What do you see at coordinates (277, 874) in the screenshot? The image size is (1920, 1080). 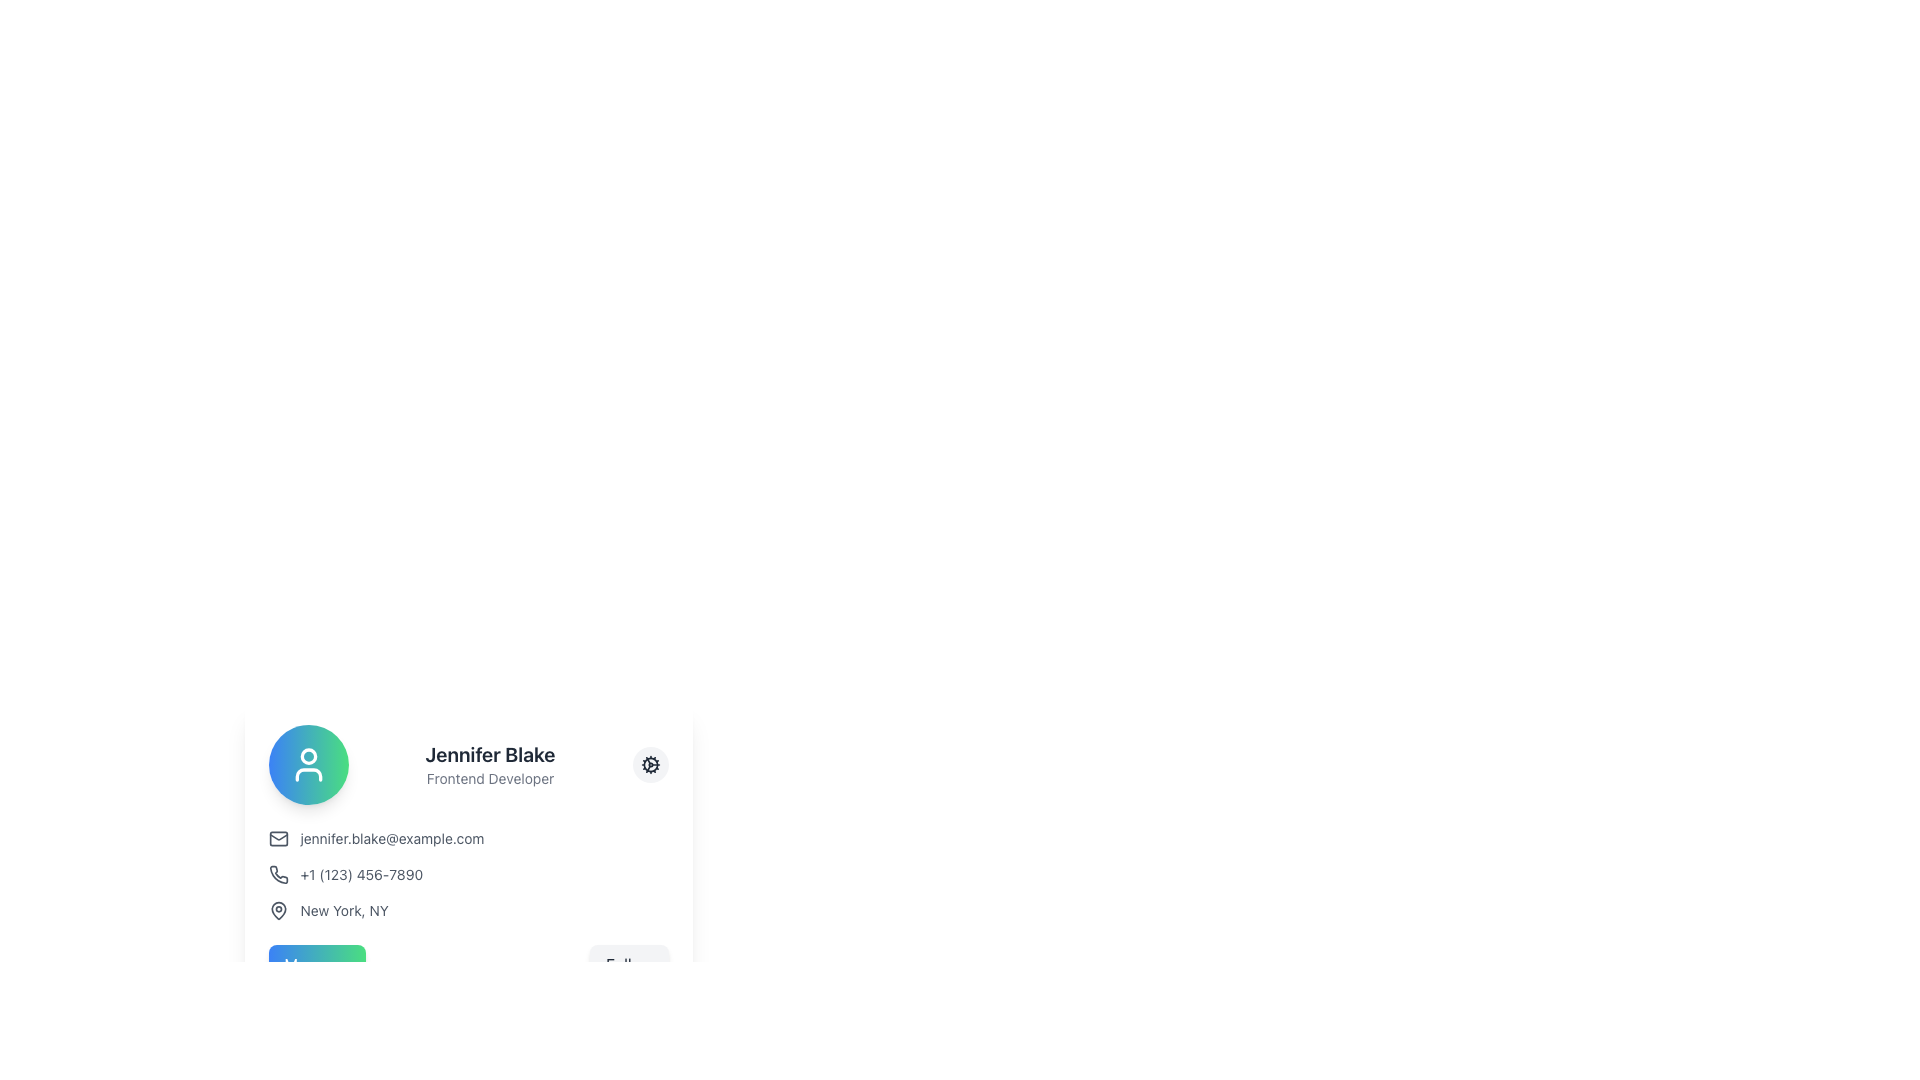 I see `the phone receiver icon` at bounding box center [277, 874].